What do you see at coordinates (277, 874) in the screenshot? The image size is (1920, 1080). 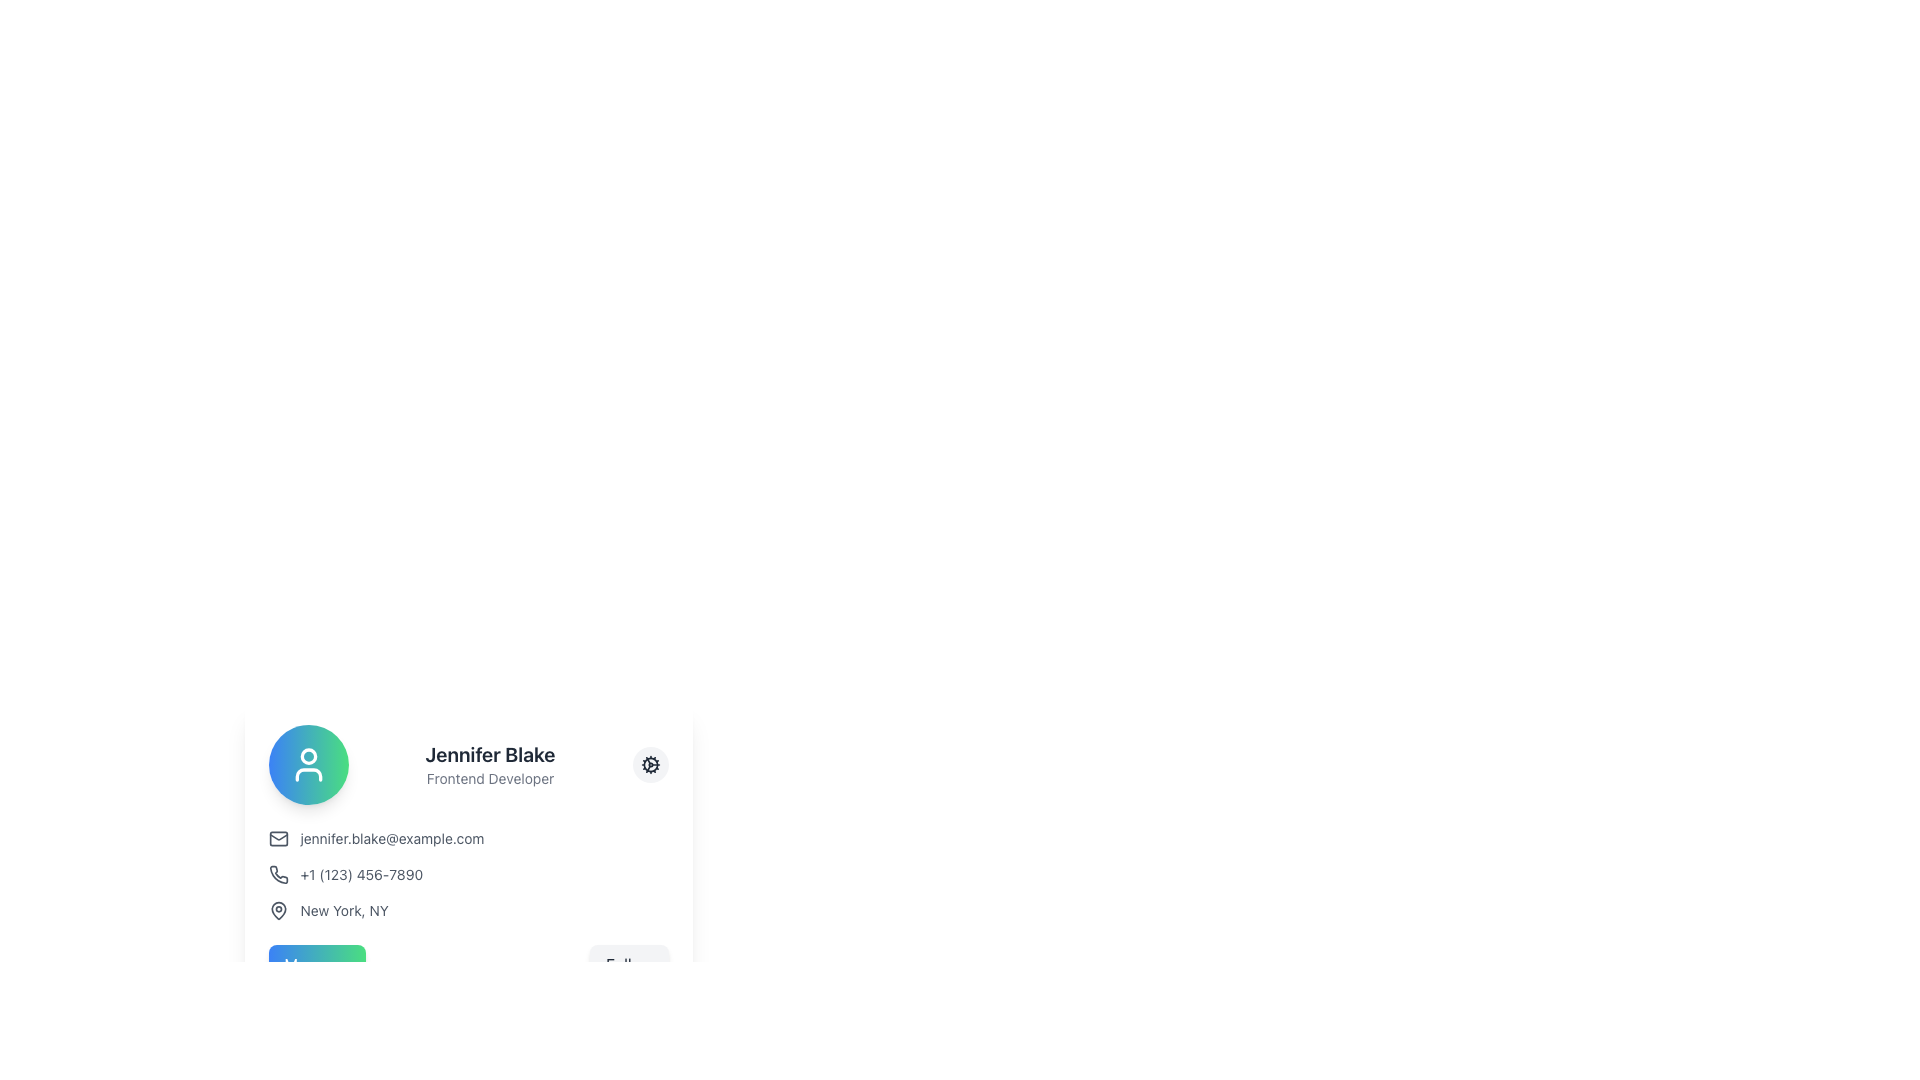 I see `the phone receiver icon` at bounding box center [277, 874].